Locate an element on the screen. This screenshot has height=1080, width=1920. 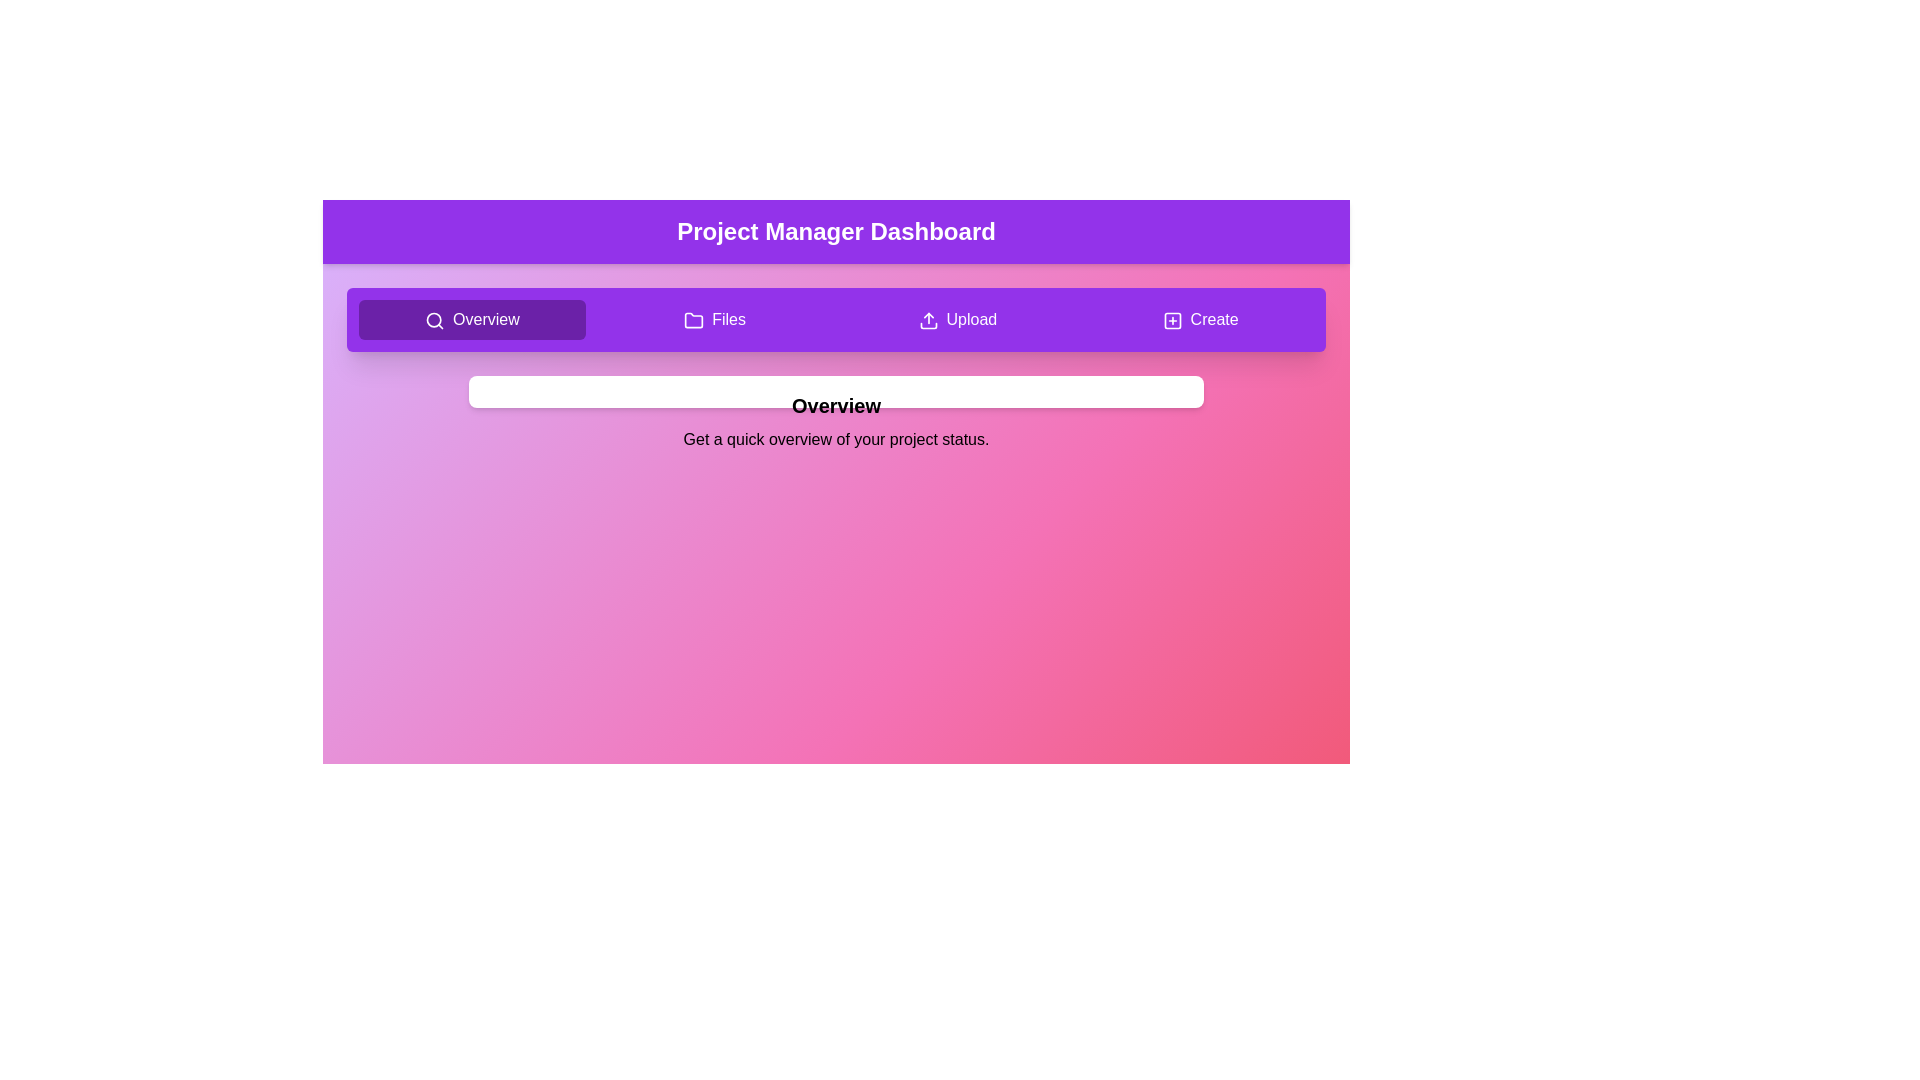
the tab button corresponding to Overview is located at coordinates (471, 319).